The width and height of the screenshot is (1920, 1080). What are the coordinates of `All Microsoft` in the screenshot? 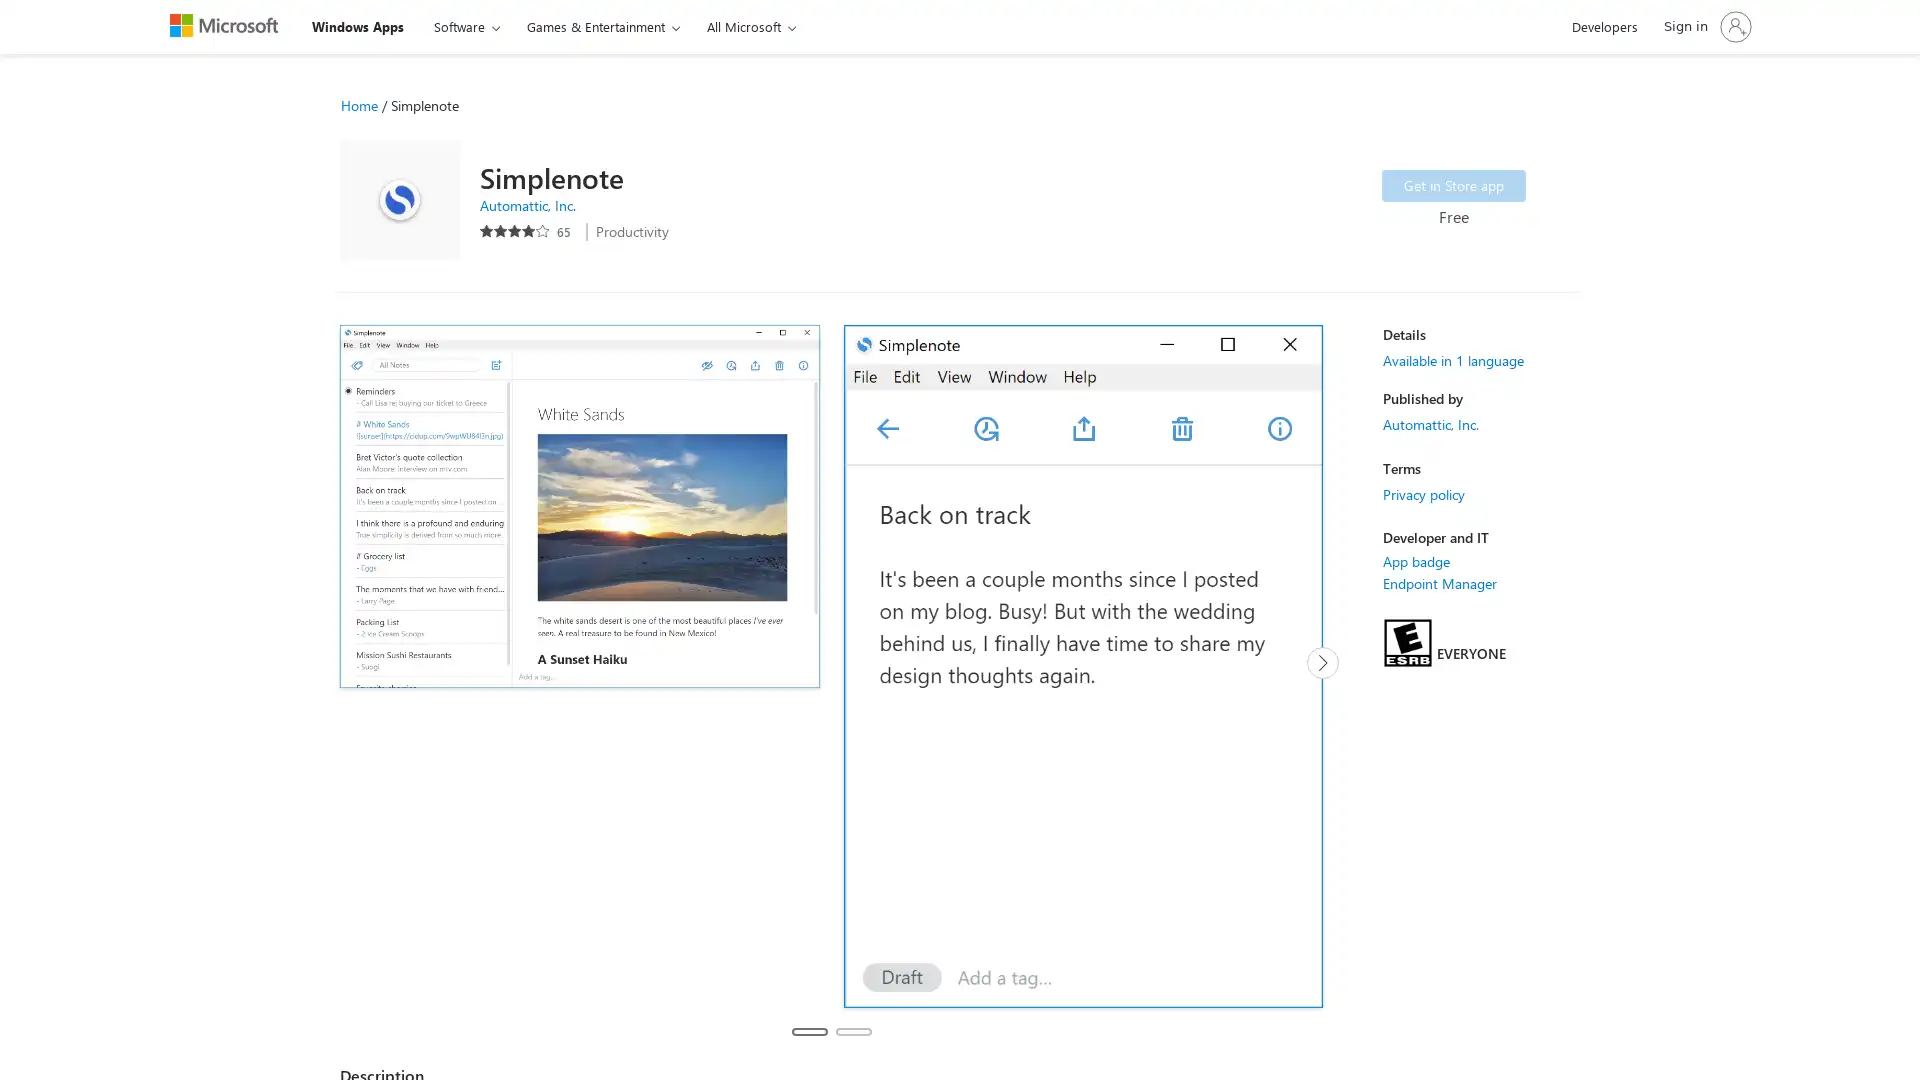 It's located at (749, 26).